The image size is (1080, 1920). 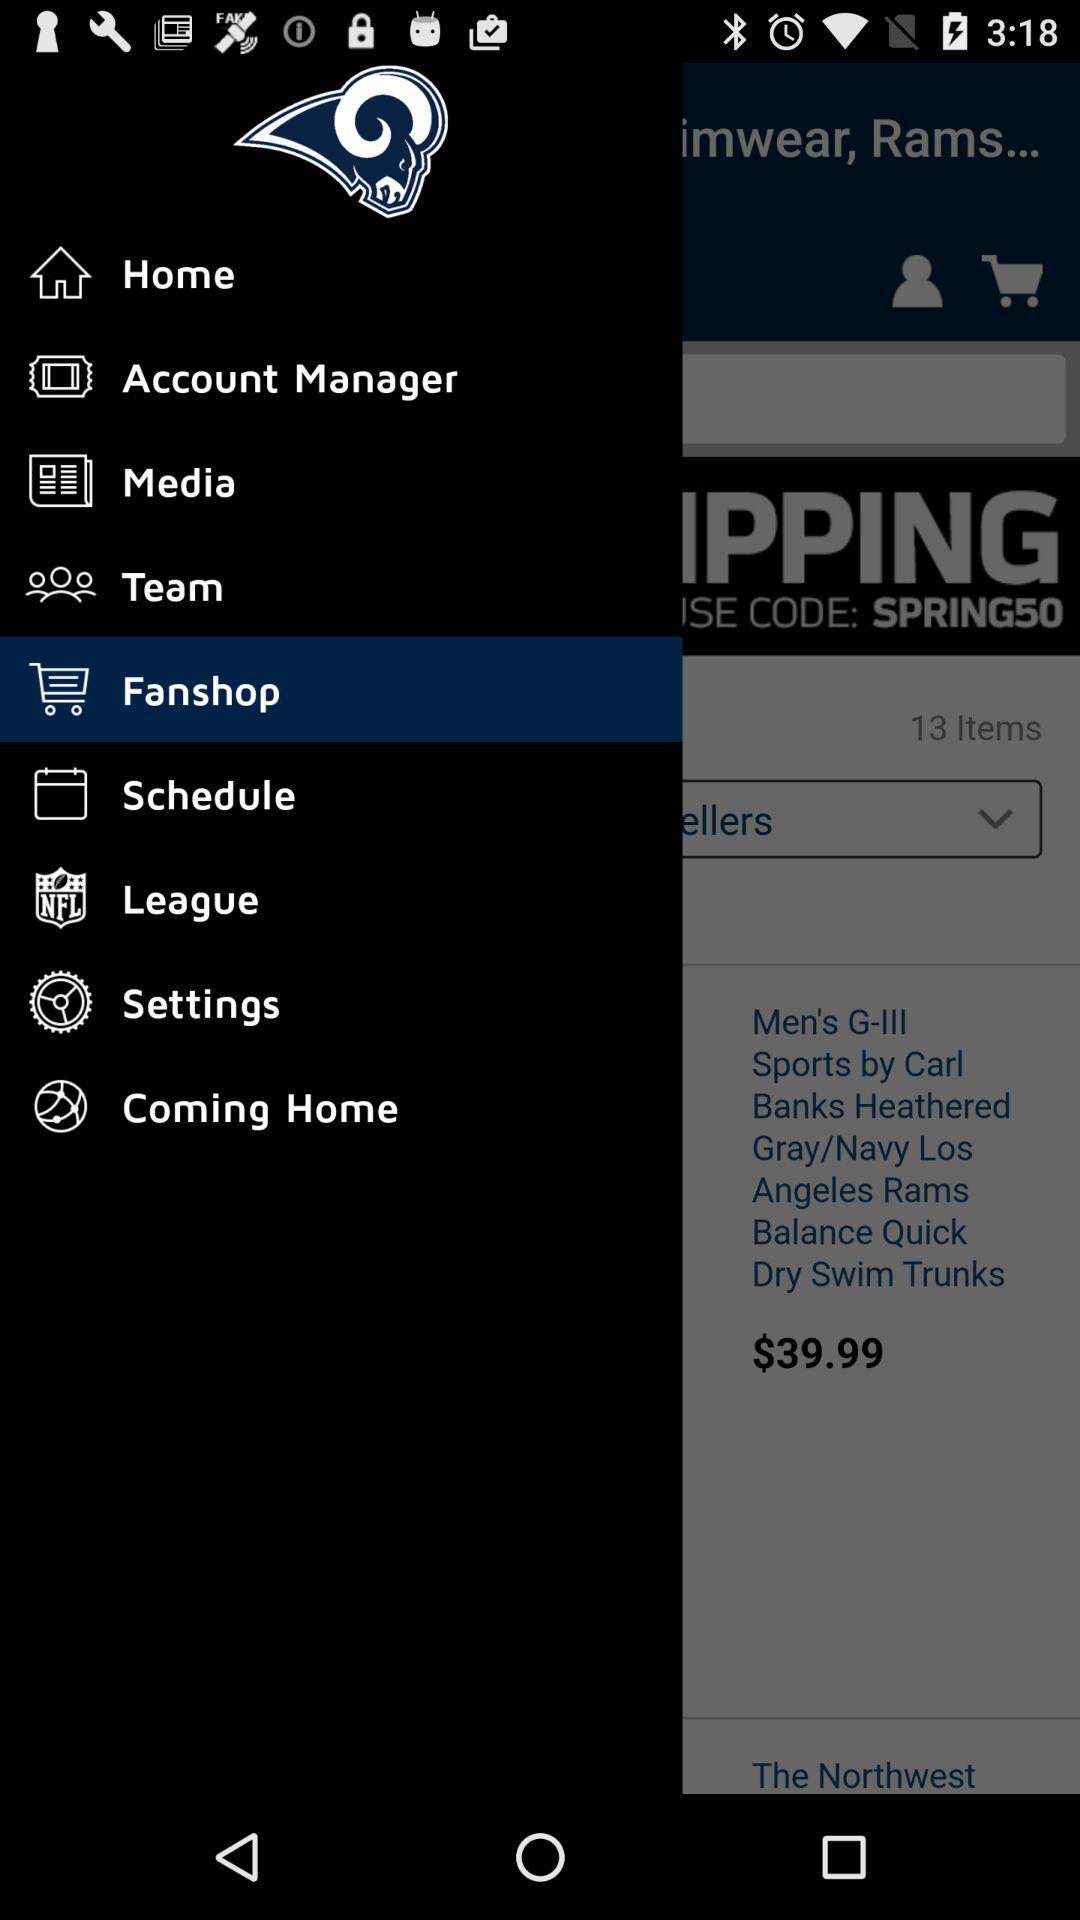 I want to click on enter the fourth icon, so click(x=60, y=584).